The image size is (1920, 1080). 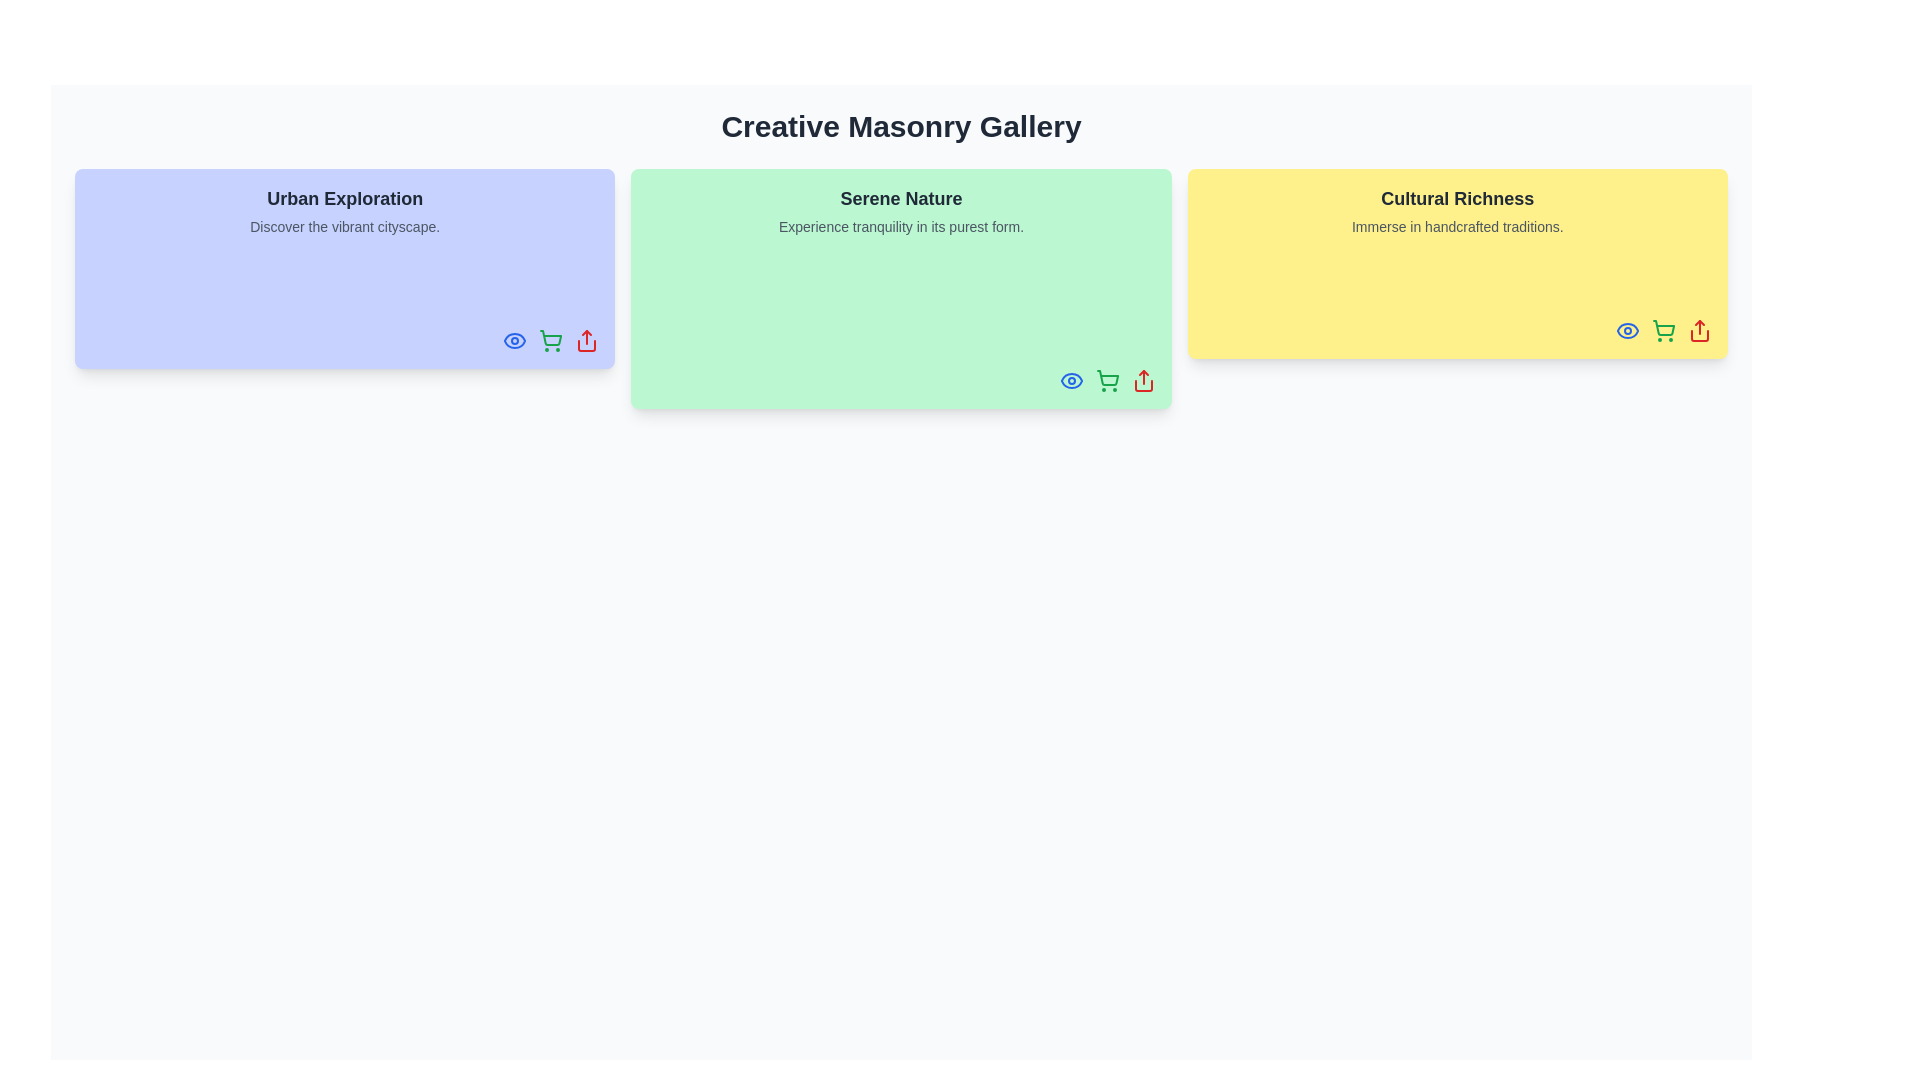 I want to click on the decorative icon segment that visually represents the share icon located in the bottom-right corner of the 'Cultural Richness' card, so click(x=1698, y=334).